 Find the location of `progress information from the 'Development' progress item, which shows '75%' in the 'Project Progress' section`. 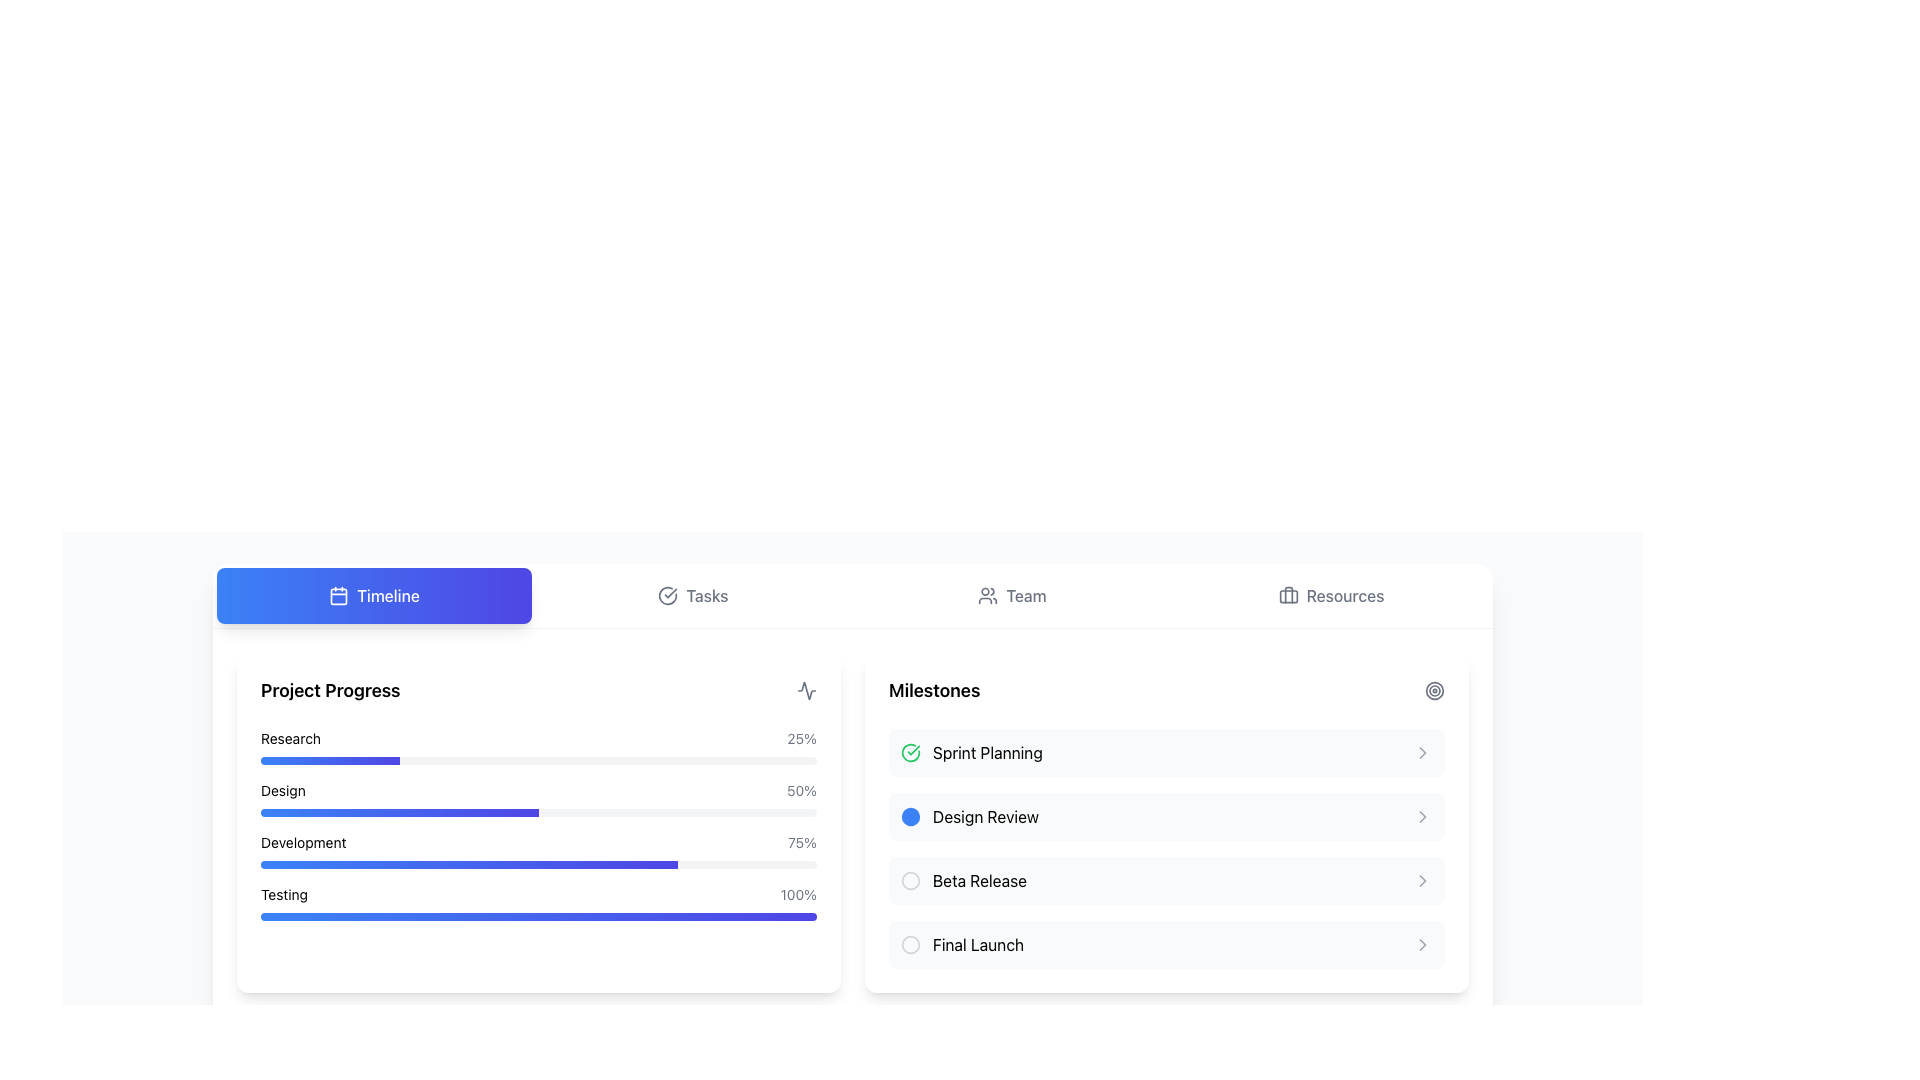

progress information from the 'Development' progress item, which shows '75%' in the 'Project Progress' section is located at coordinates (538, 843).